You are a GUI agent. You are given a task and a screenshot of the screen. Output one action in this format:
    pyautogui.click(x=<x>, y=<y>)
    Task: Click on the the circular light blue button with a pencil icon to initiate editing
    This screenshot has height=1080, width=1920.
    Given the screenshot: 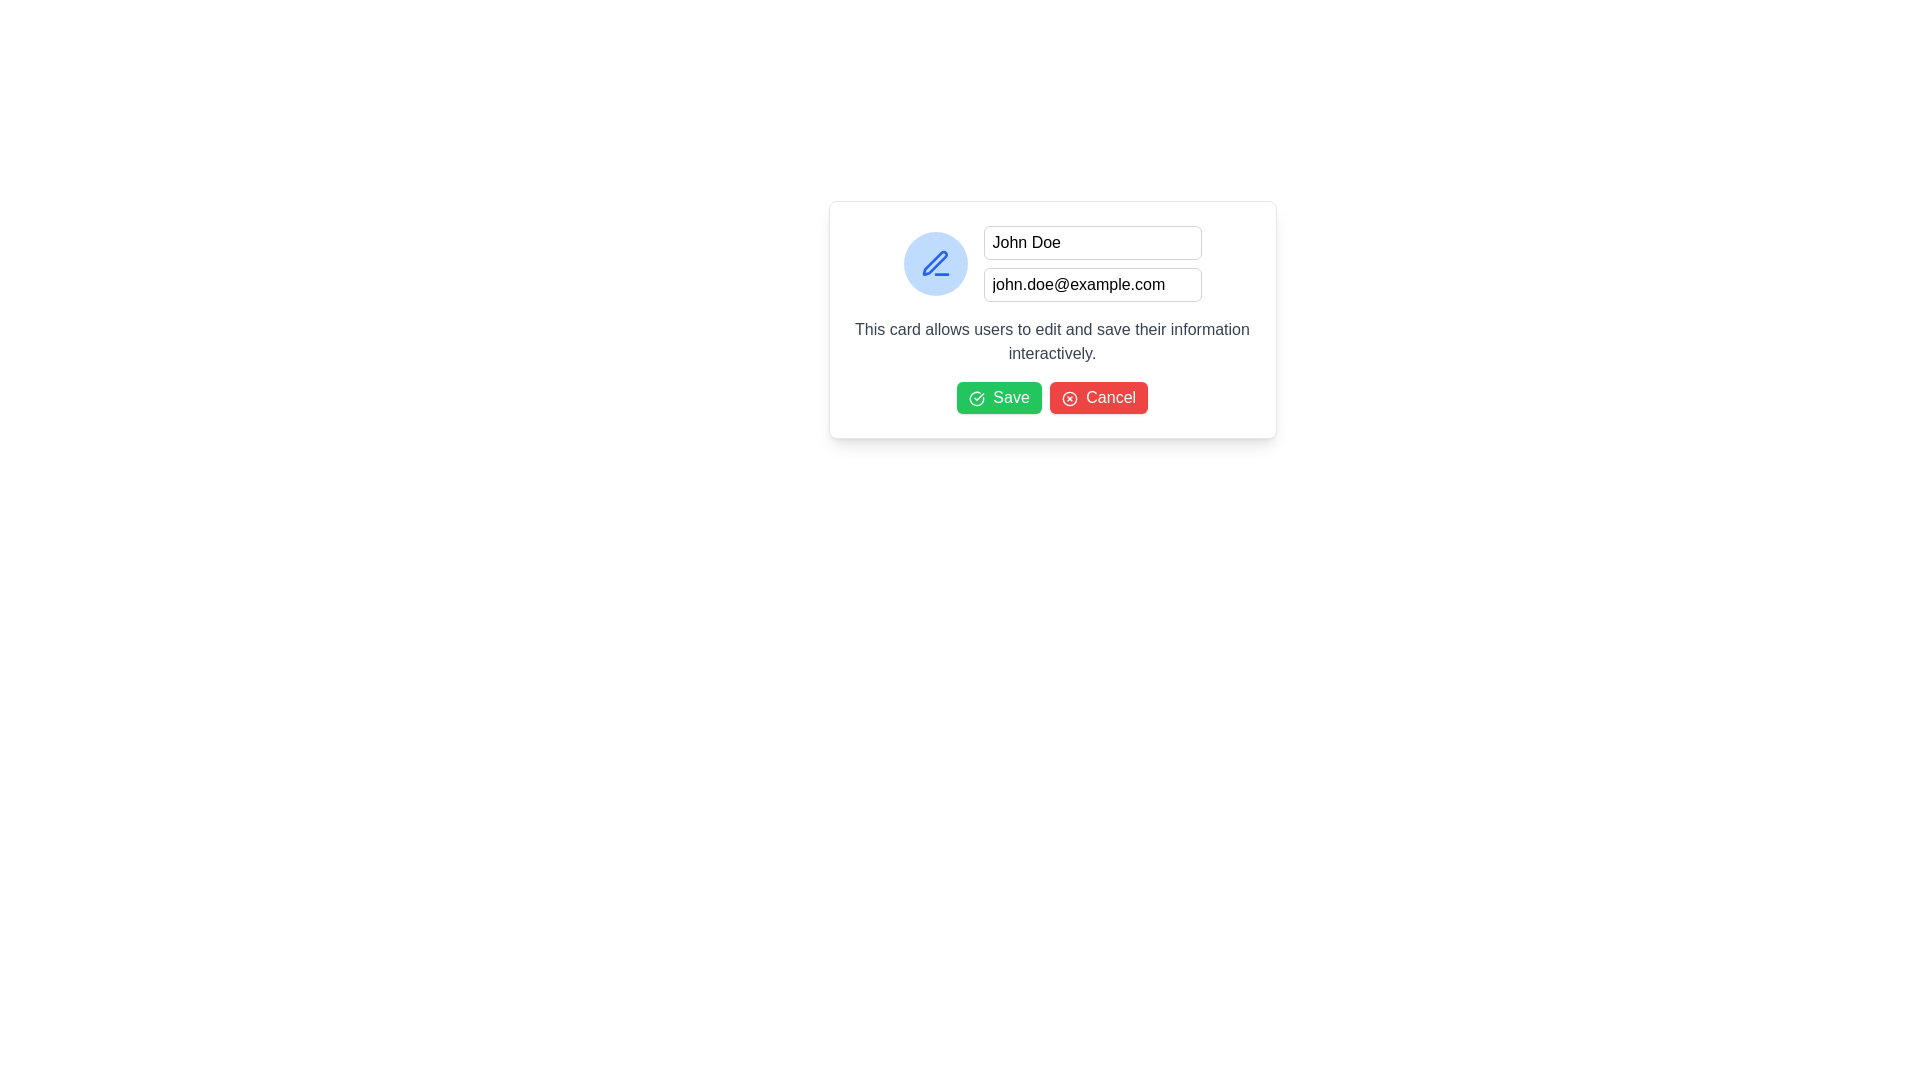 What is the action you would take?
    pyautogui.click(x=934, y=262)
    